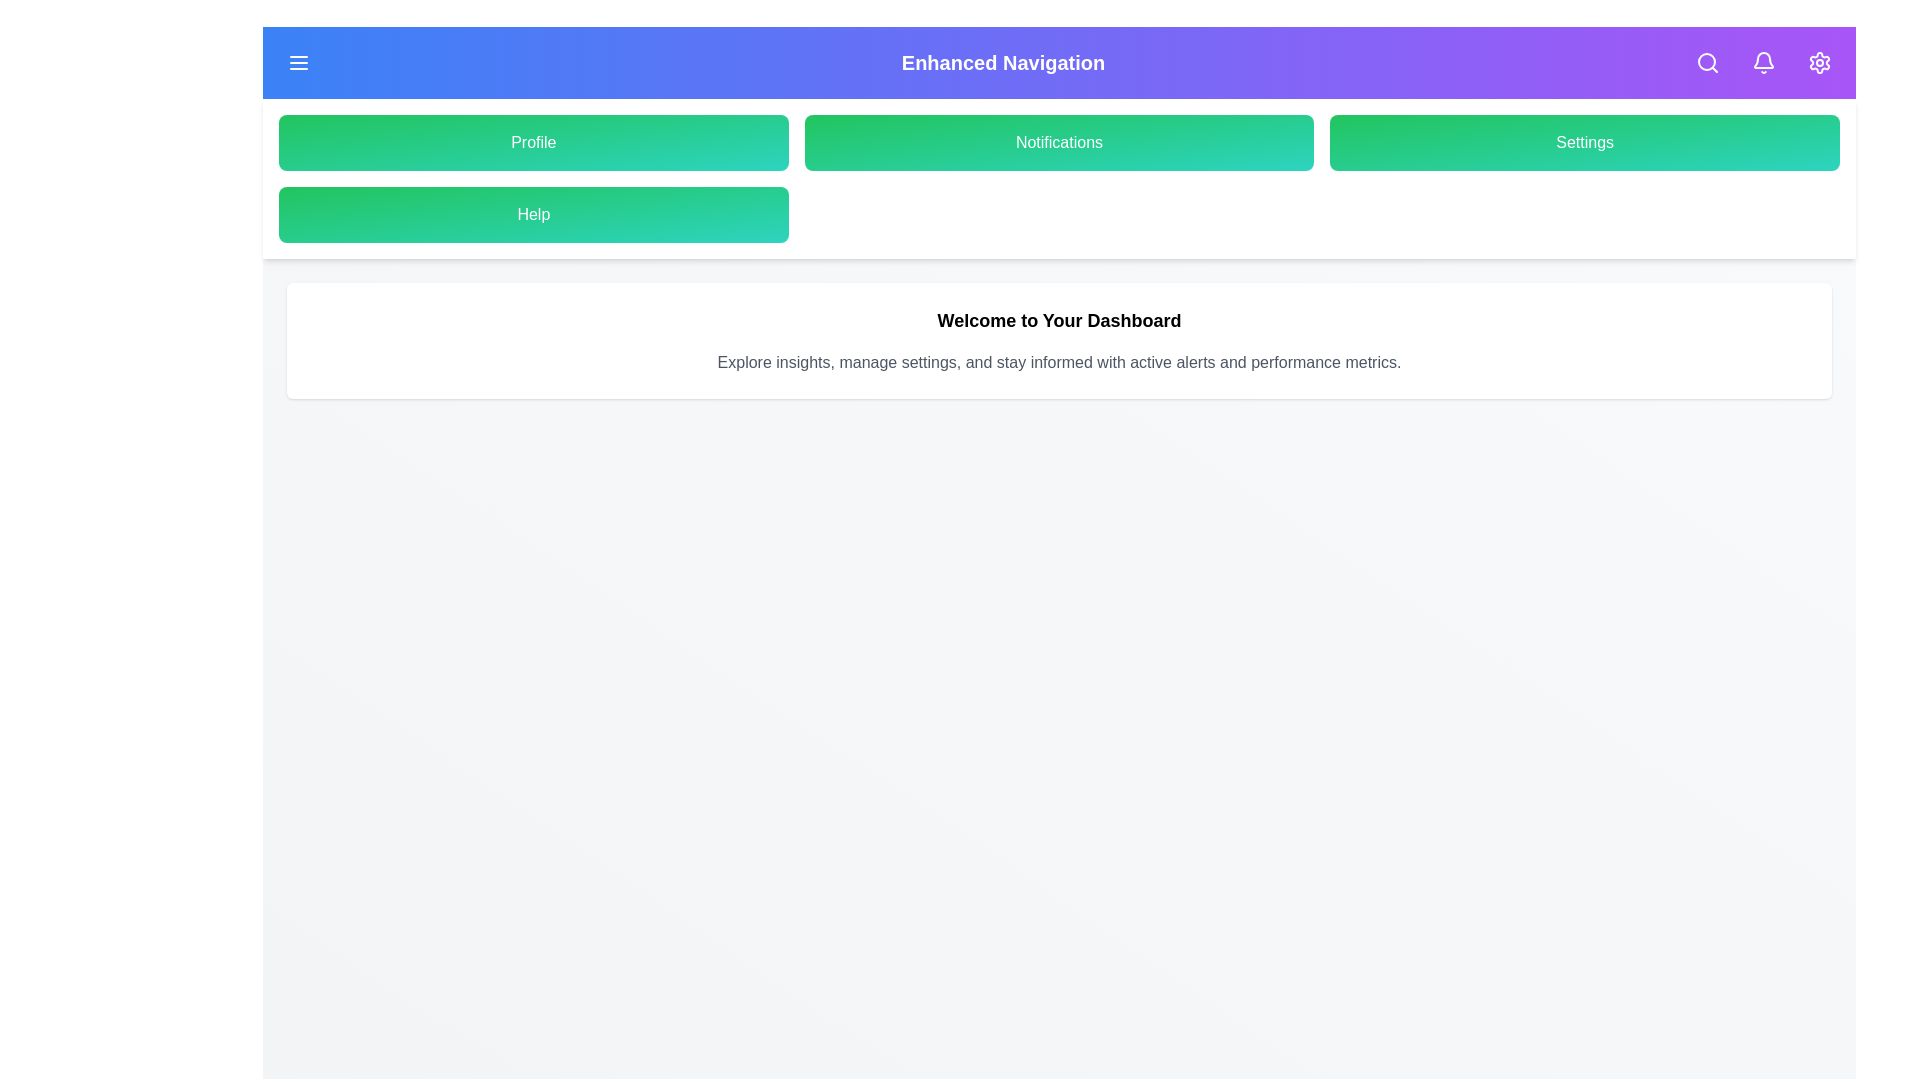 This screenshot has width=1920, height=1080. I want to click on the 'Settings' button in the menu, so click(1583, 141).